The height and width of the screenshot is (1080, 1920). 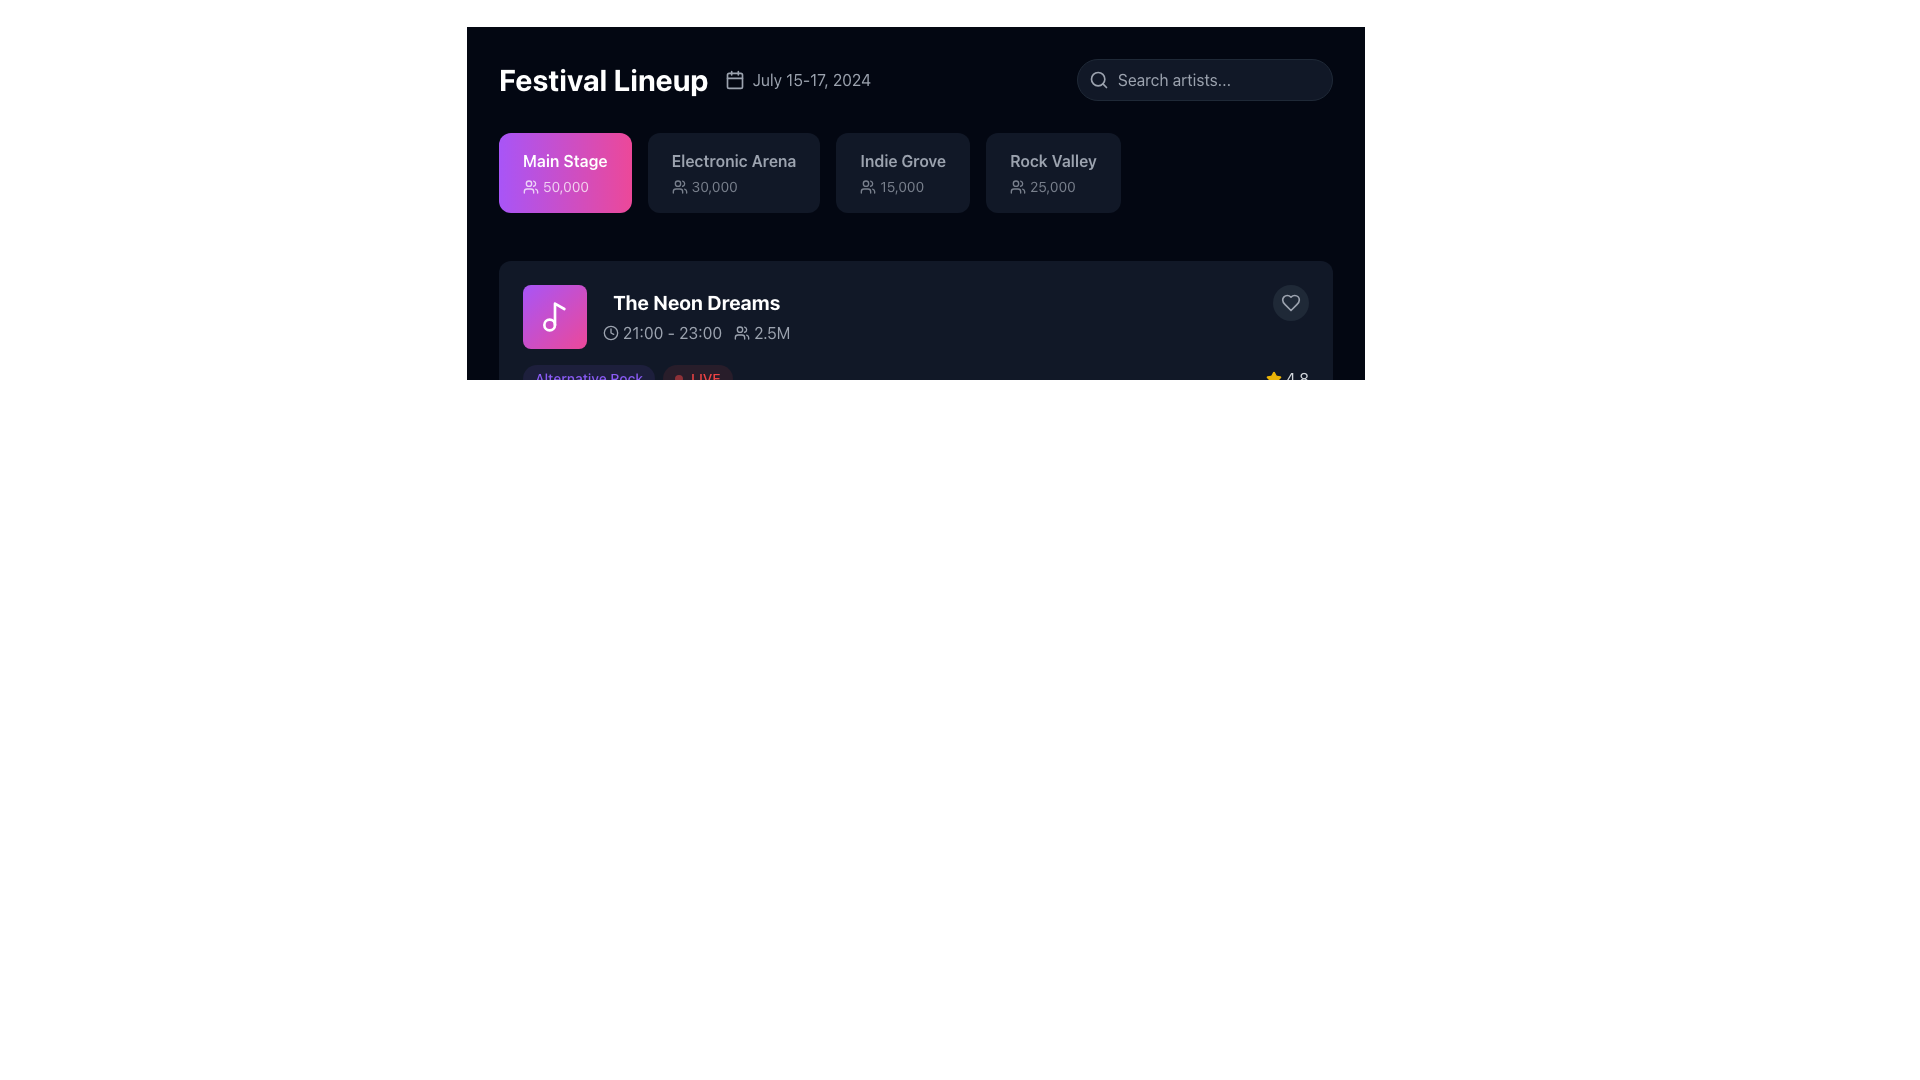 I want to click on the musical note icon's elongated vertical line in the 'The Neon Dreams' section of the UI, so click(x=559, y=314).